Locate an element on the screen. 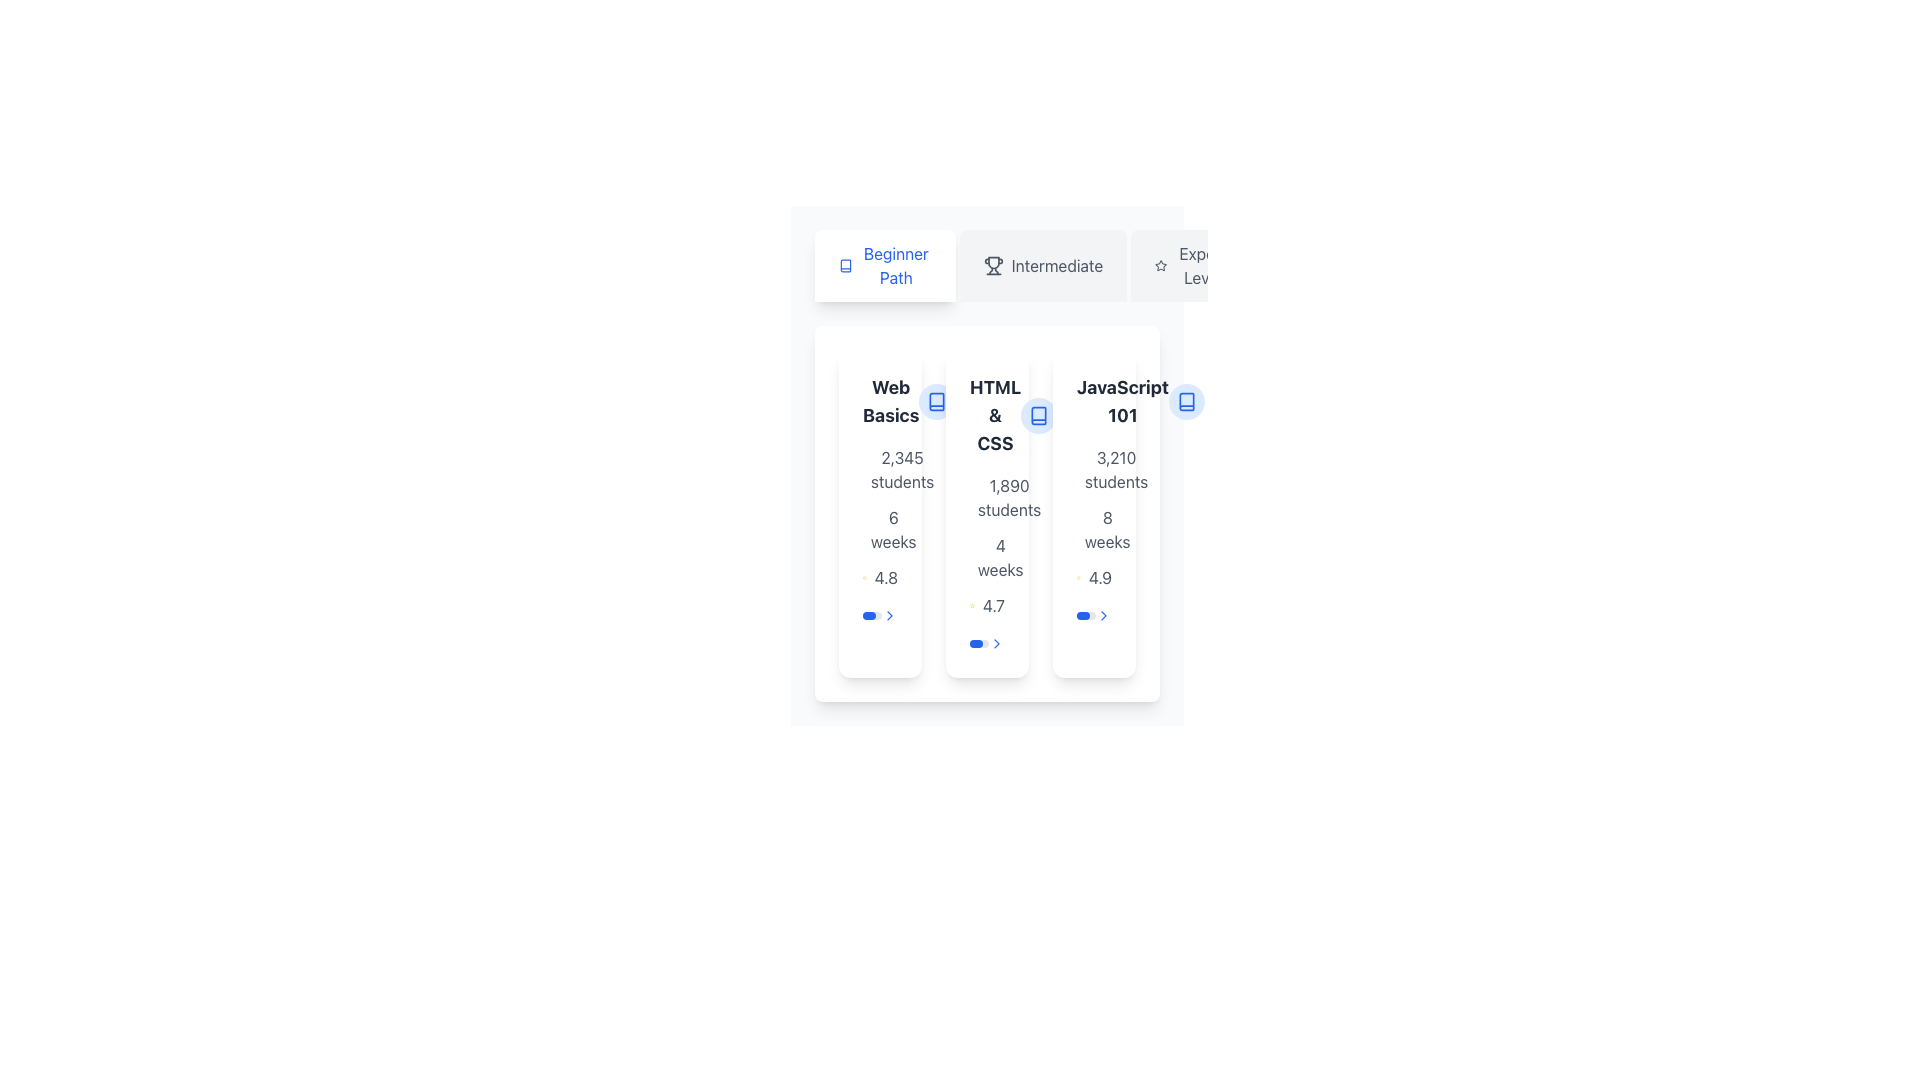 The height and width of the screenshot is (1080, 1920). the progress bar with navigation icon located at the bottom-right of the 'Web Basics' card is located at coordinates (880, 615).